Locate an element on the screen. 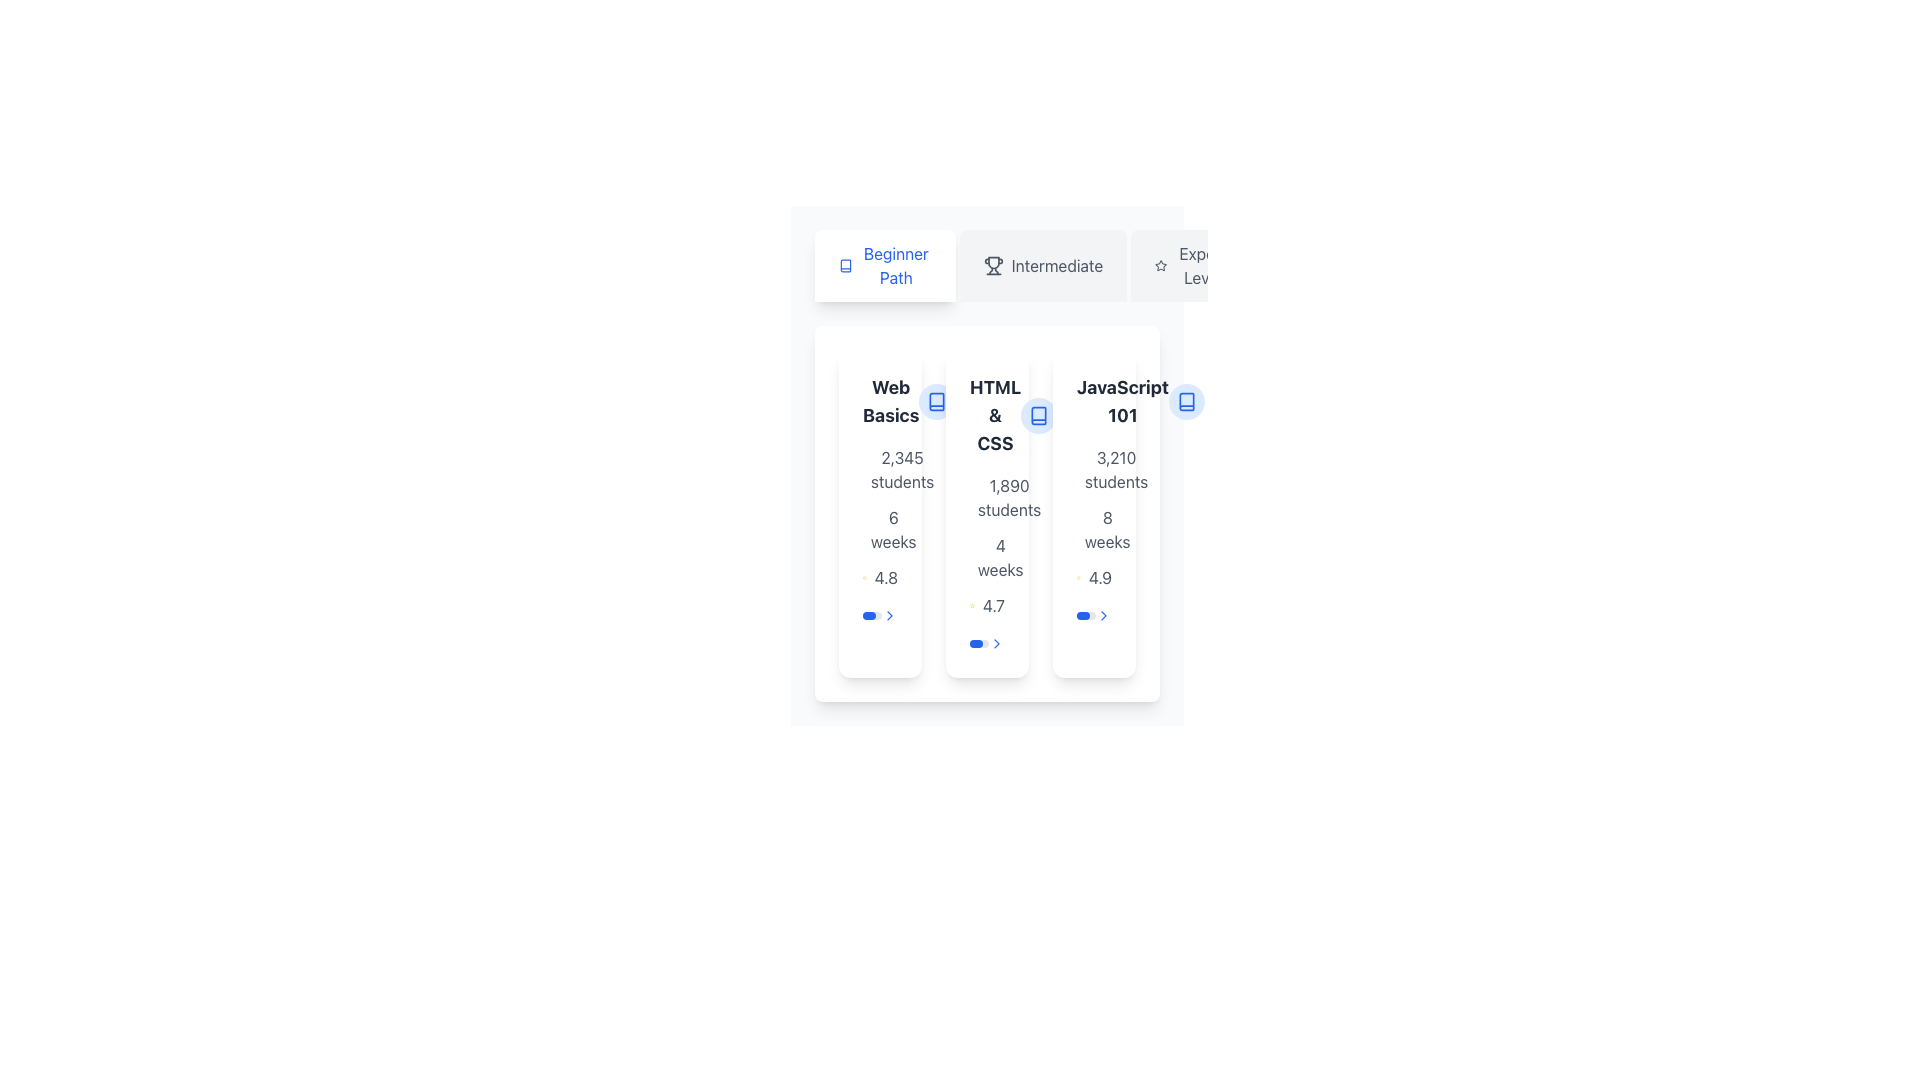 The height and width of the screenshot is (1080, 1920). the progress bar with navigation icon located at the bottom-right of the 'Web Basics' card is located at coordinates (880, 615).